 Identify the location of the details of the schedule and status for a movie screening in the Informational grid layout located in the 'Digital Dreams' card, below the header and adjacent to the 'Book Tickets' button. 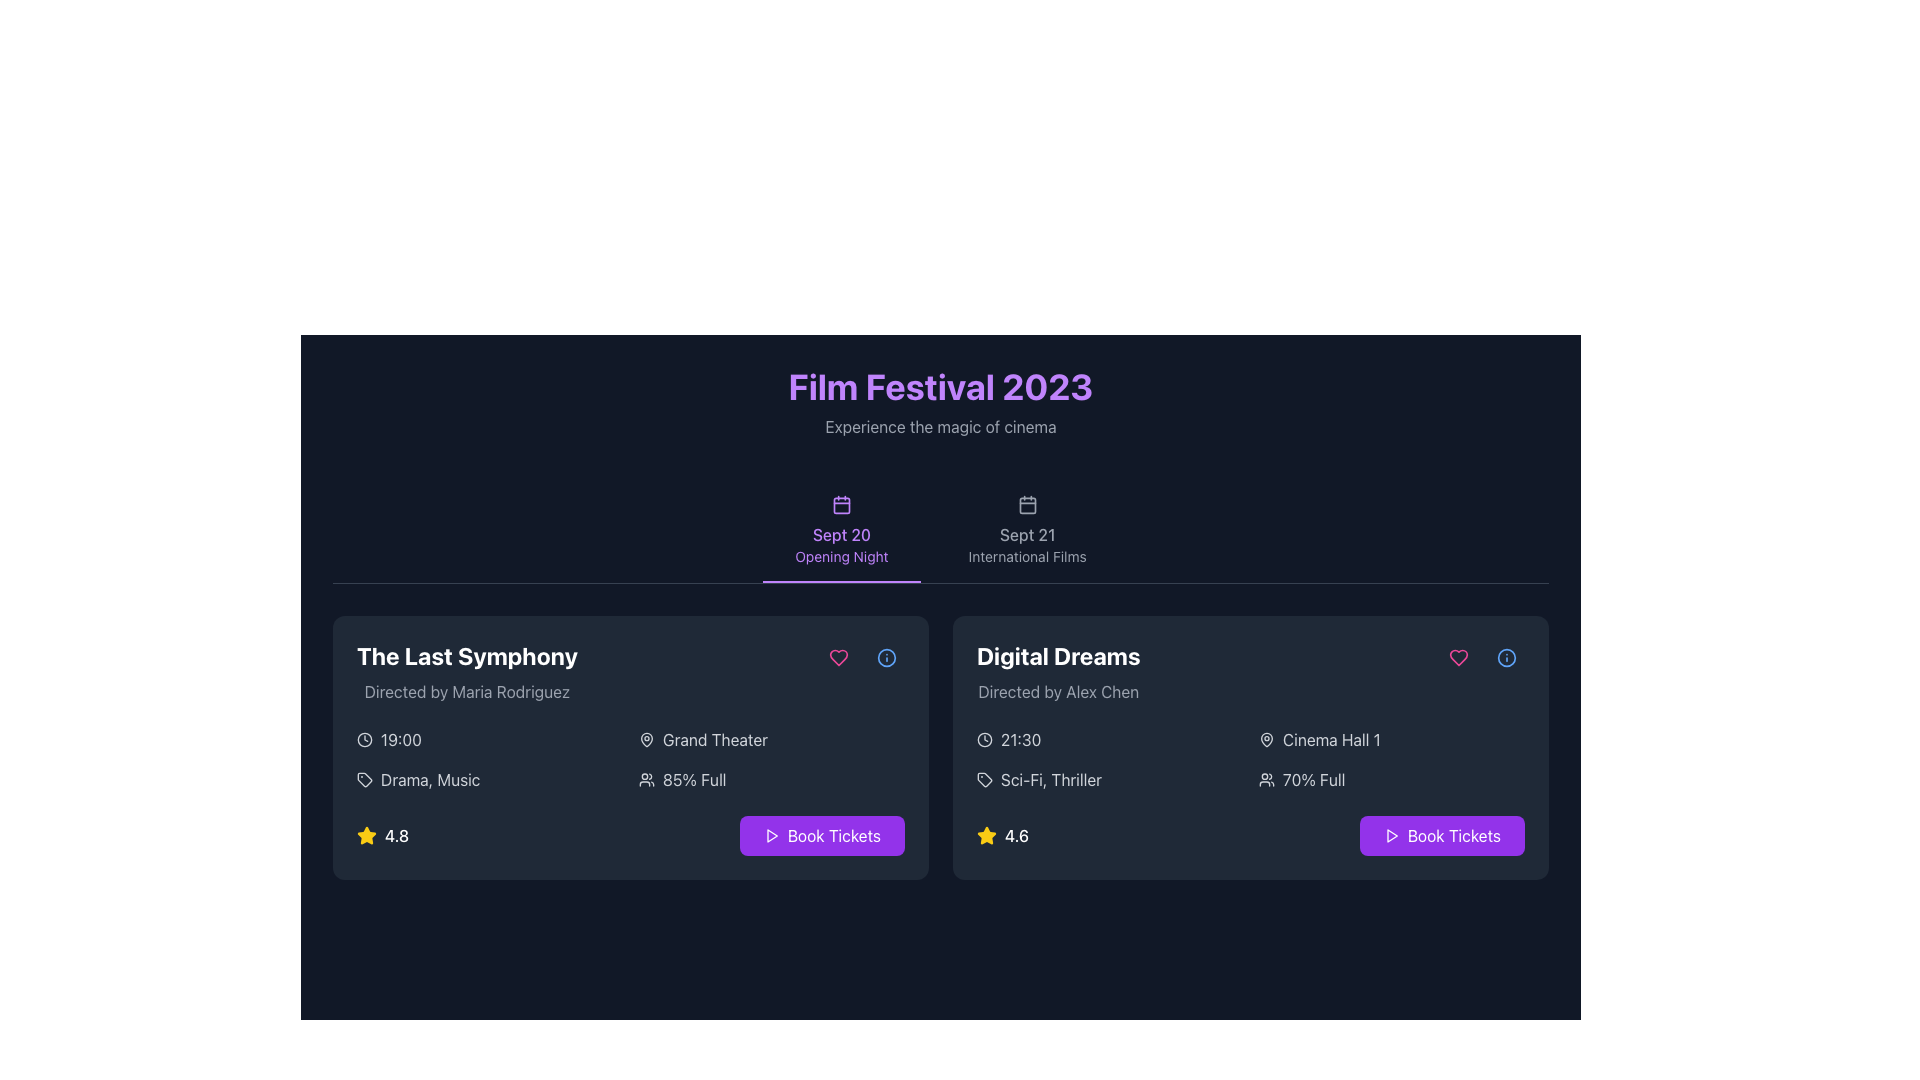
(1250, 759).